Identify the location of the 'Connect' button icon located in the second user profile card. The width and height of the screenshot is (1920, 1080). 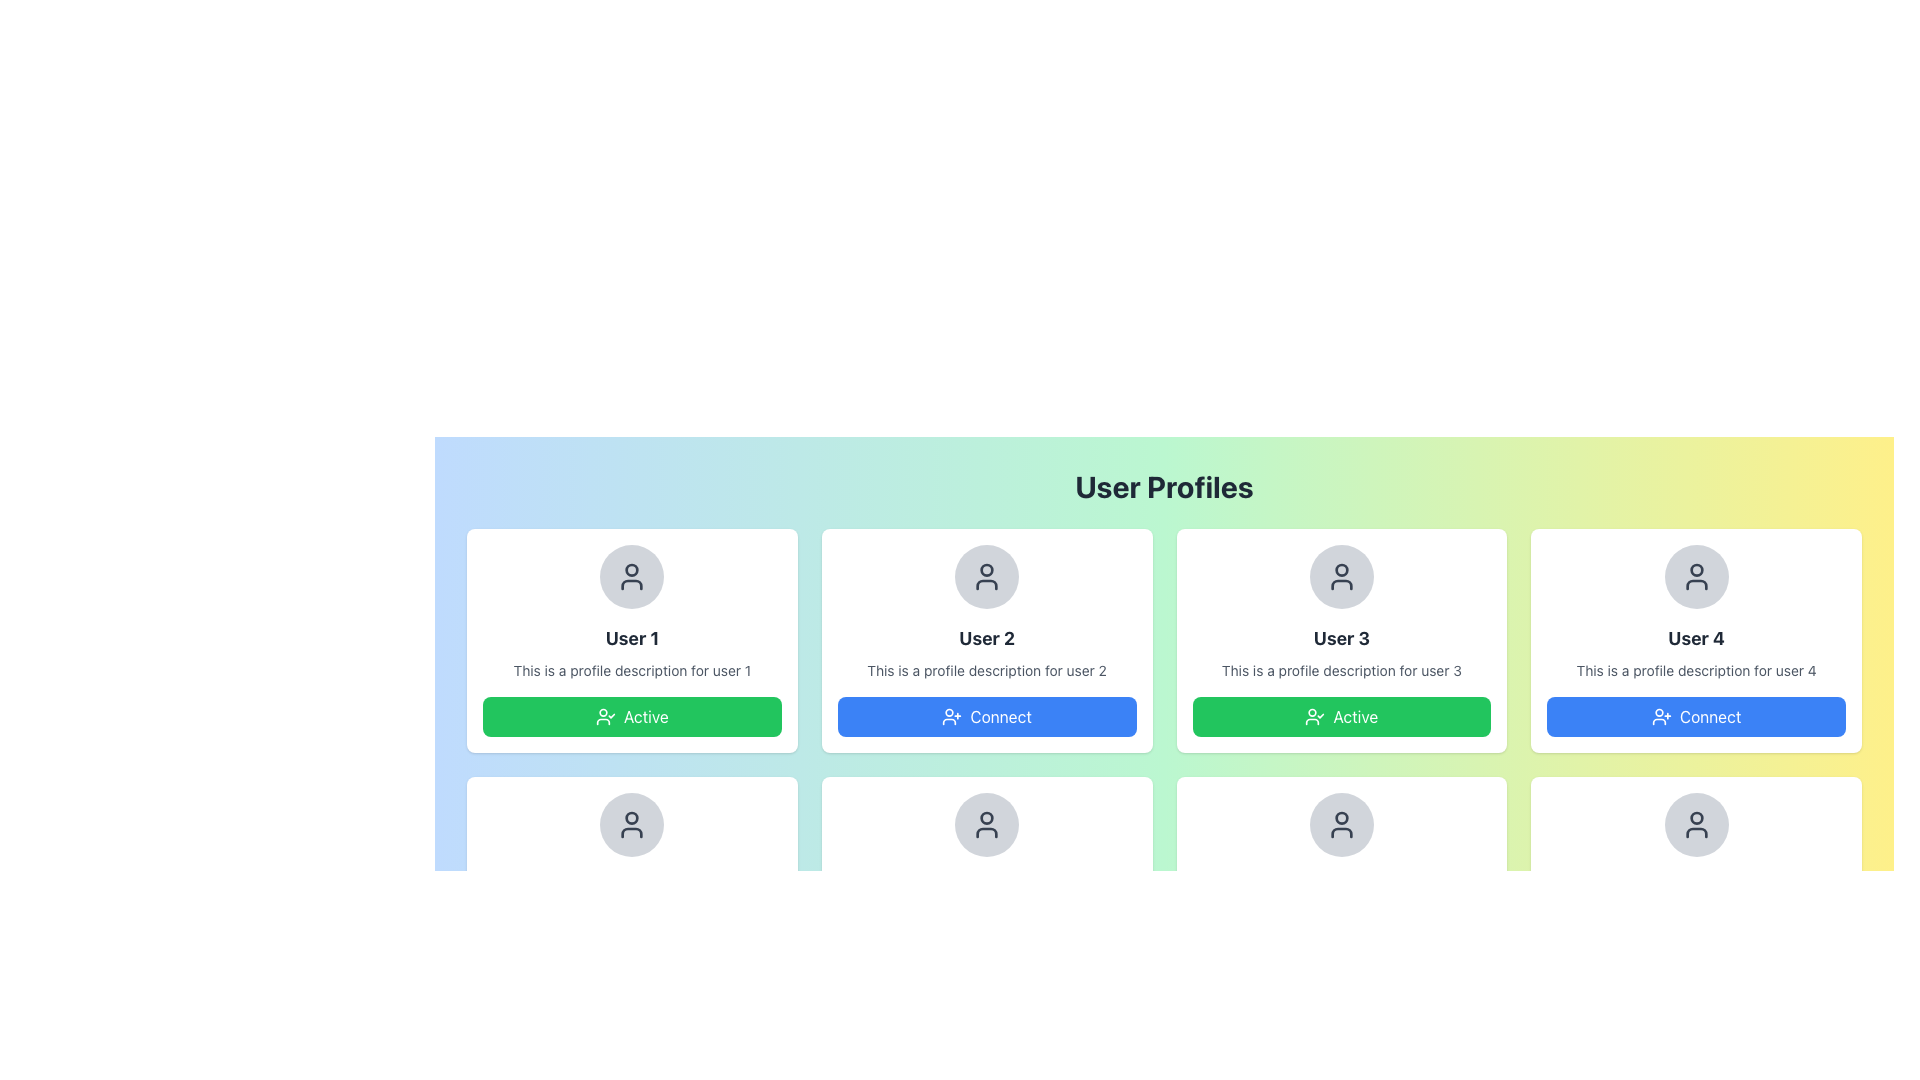
(951, 716).